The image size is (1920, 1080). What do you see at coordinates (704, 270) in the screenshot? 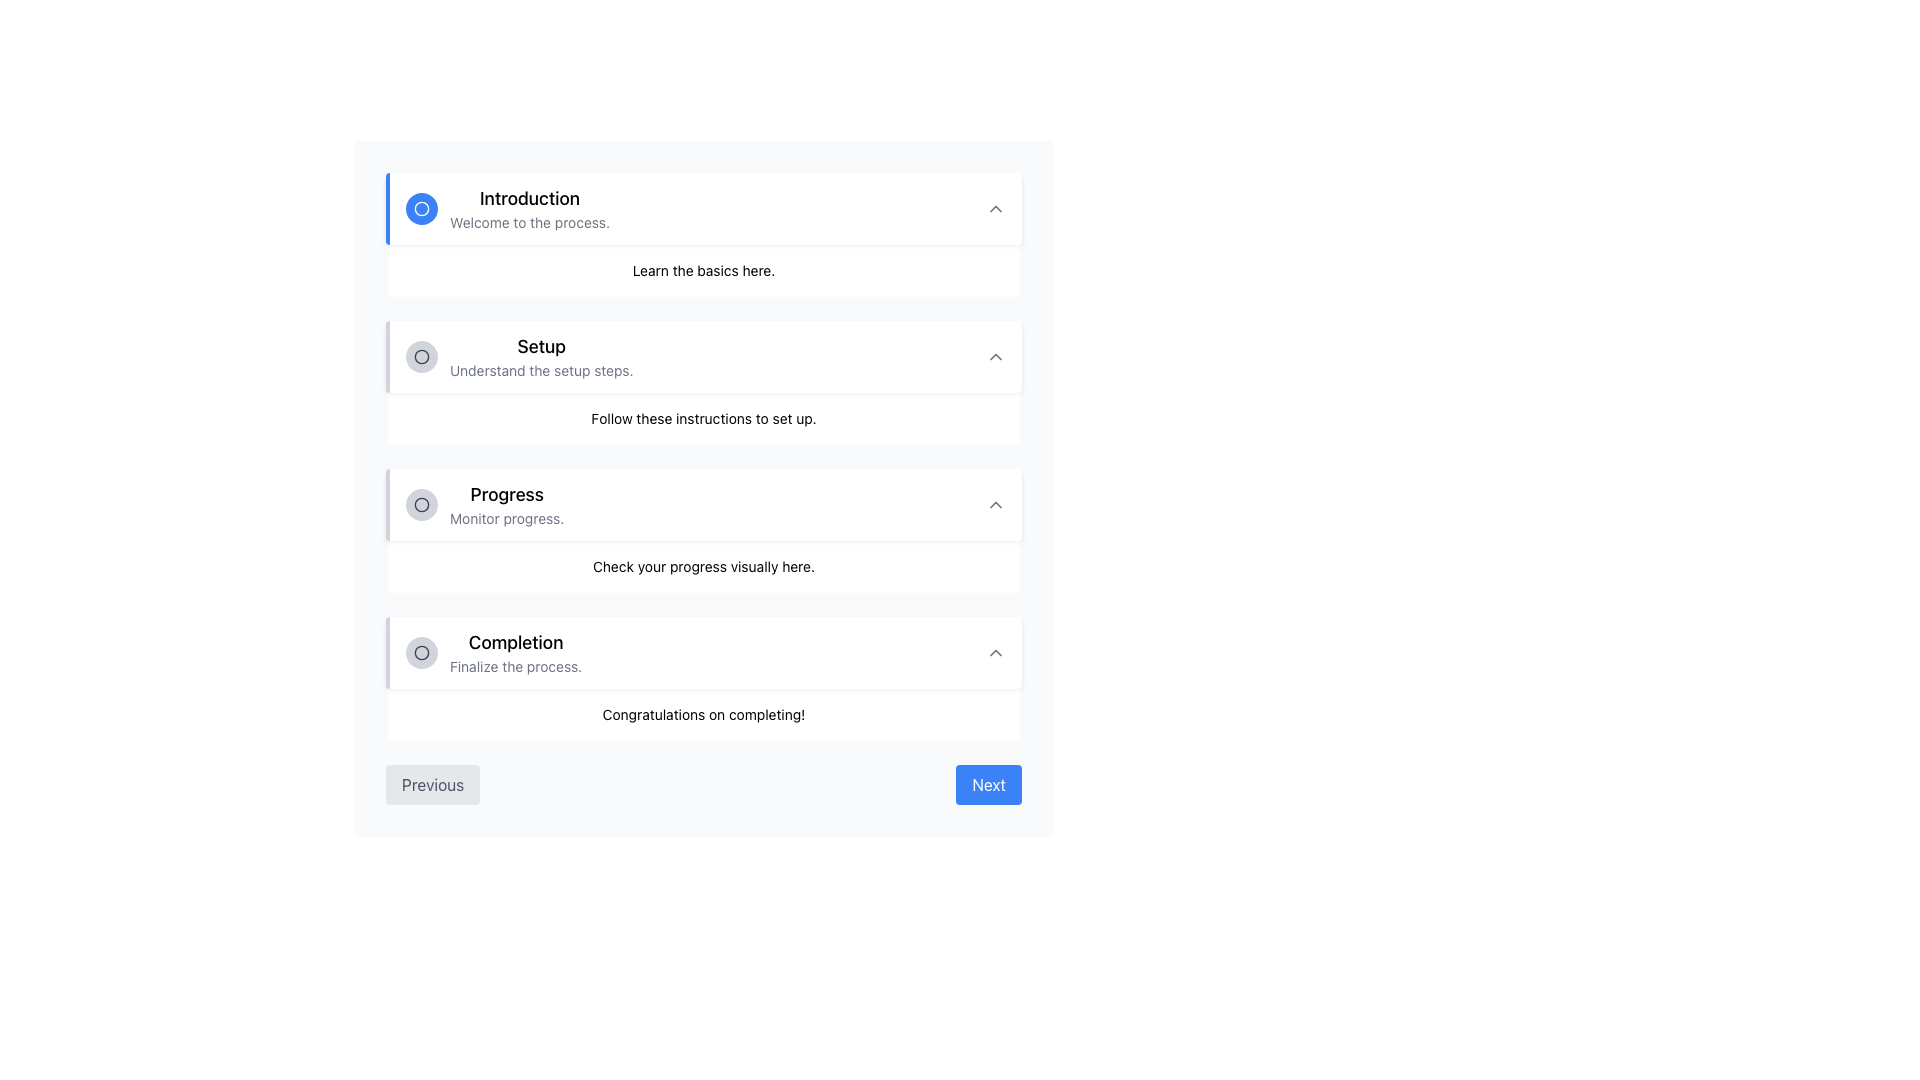
I see `the Static Text Block providing additional information or instructions related to the 'Introduction' section, positioned below the 'Introduction' heading and centrally aligned` at bounding box center [704, 270].